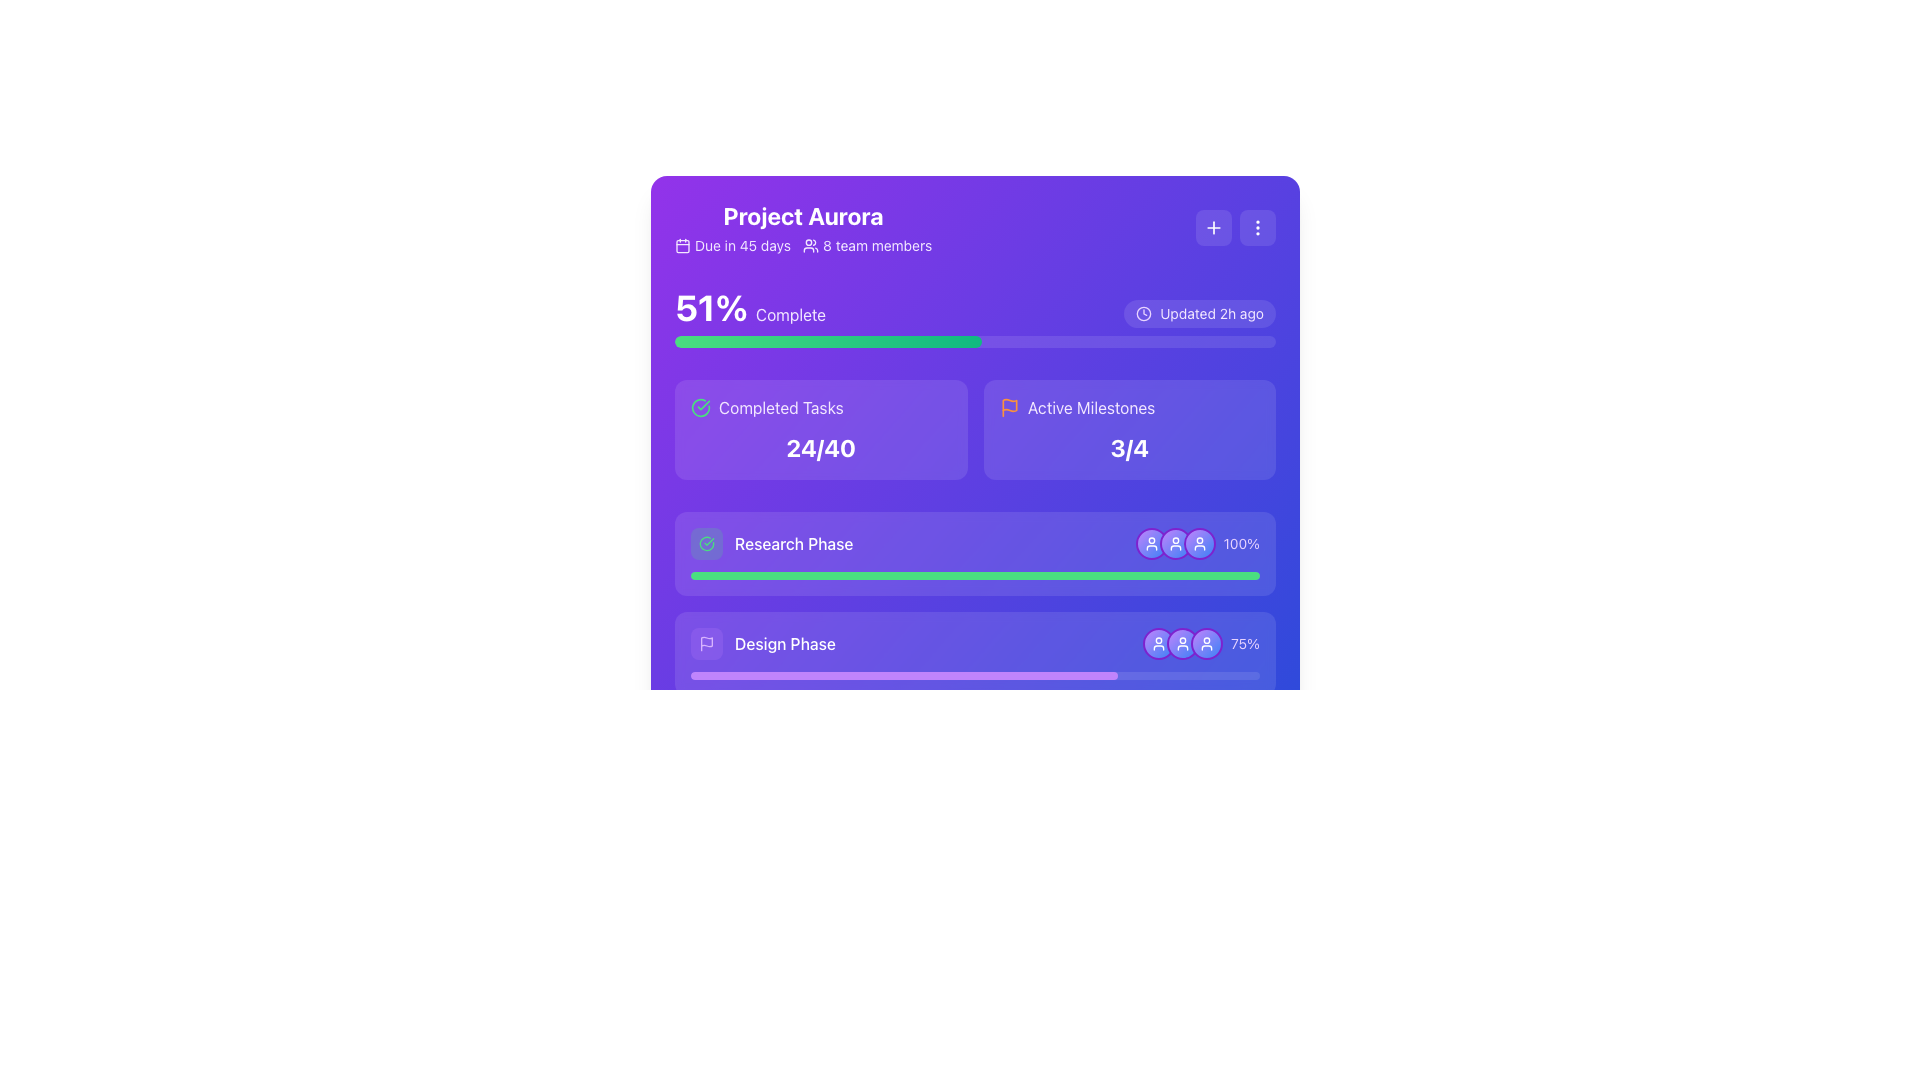 The image size is (1920, 1080). Describe the element at coordinates (790, 315) in the screenshot. I see `the text label reading 'Complete' that is styled in light purple and positioned adjacent to the percentage value '51%'` at that location.